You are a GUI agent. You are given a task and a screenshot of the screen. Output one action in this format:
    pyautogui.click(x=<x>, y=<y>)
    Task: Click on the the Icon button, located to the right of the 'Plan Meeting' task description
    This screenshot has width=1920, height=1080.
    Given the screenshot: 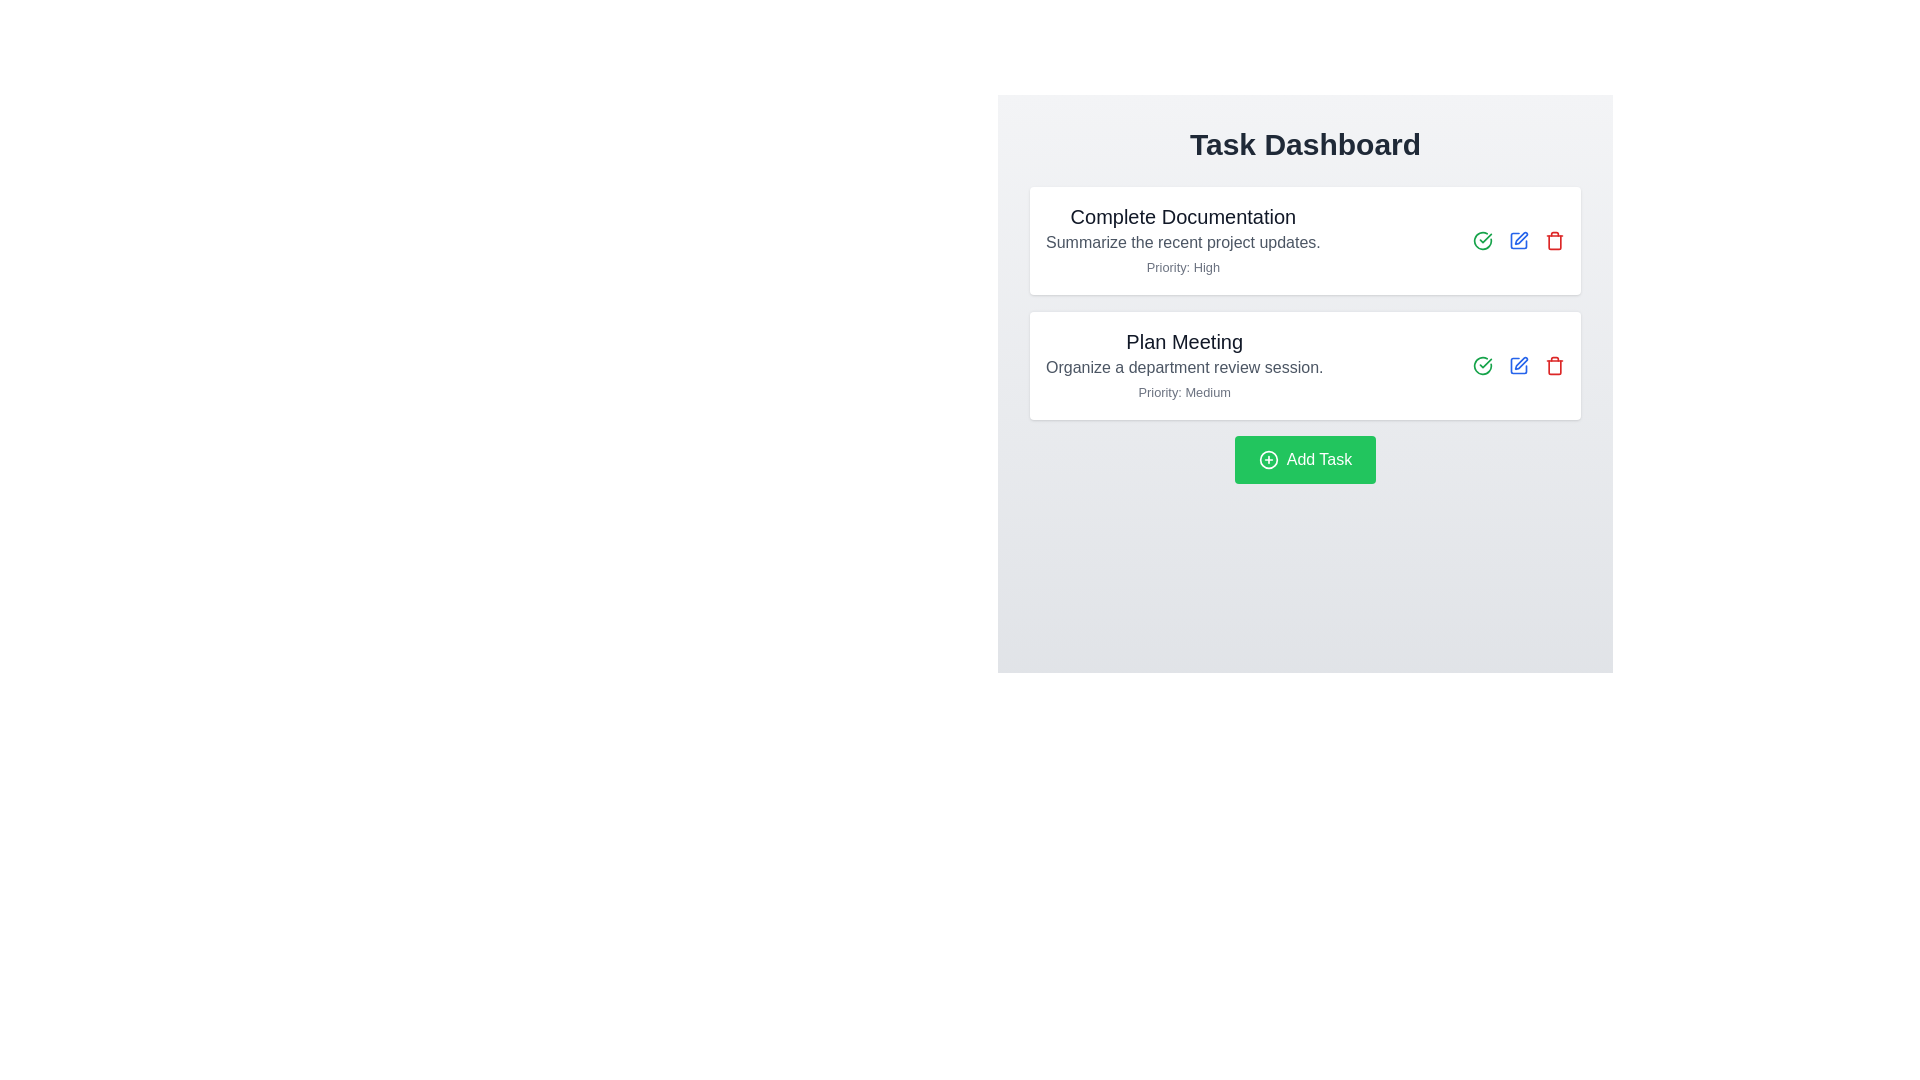 What is the action you would take?
    pyautogui.click(x=1483, y=239)
    